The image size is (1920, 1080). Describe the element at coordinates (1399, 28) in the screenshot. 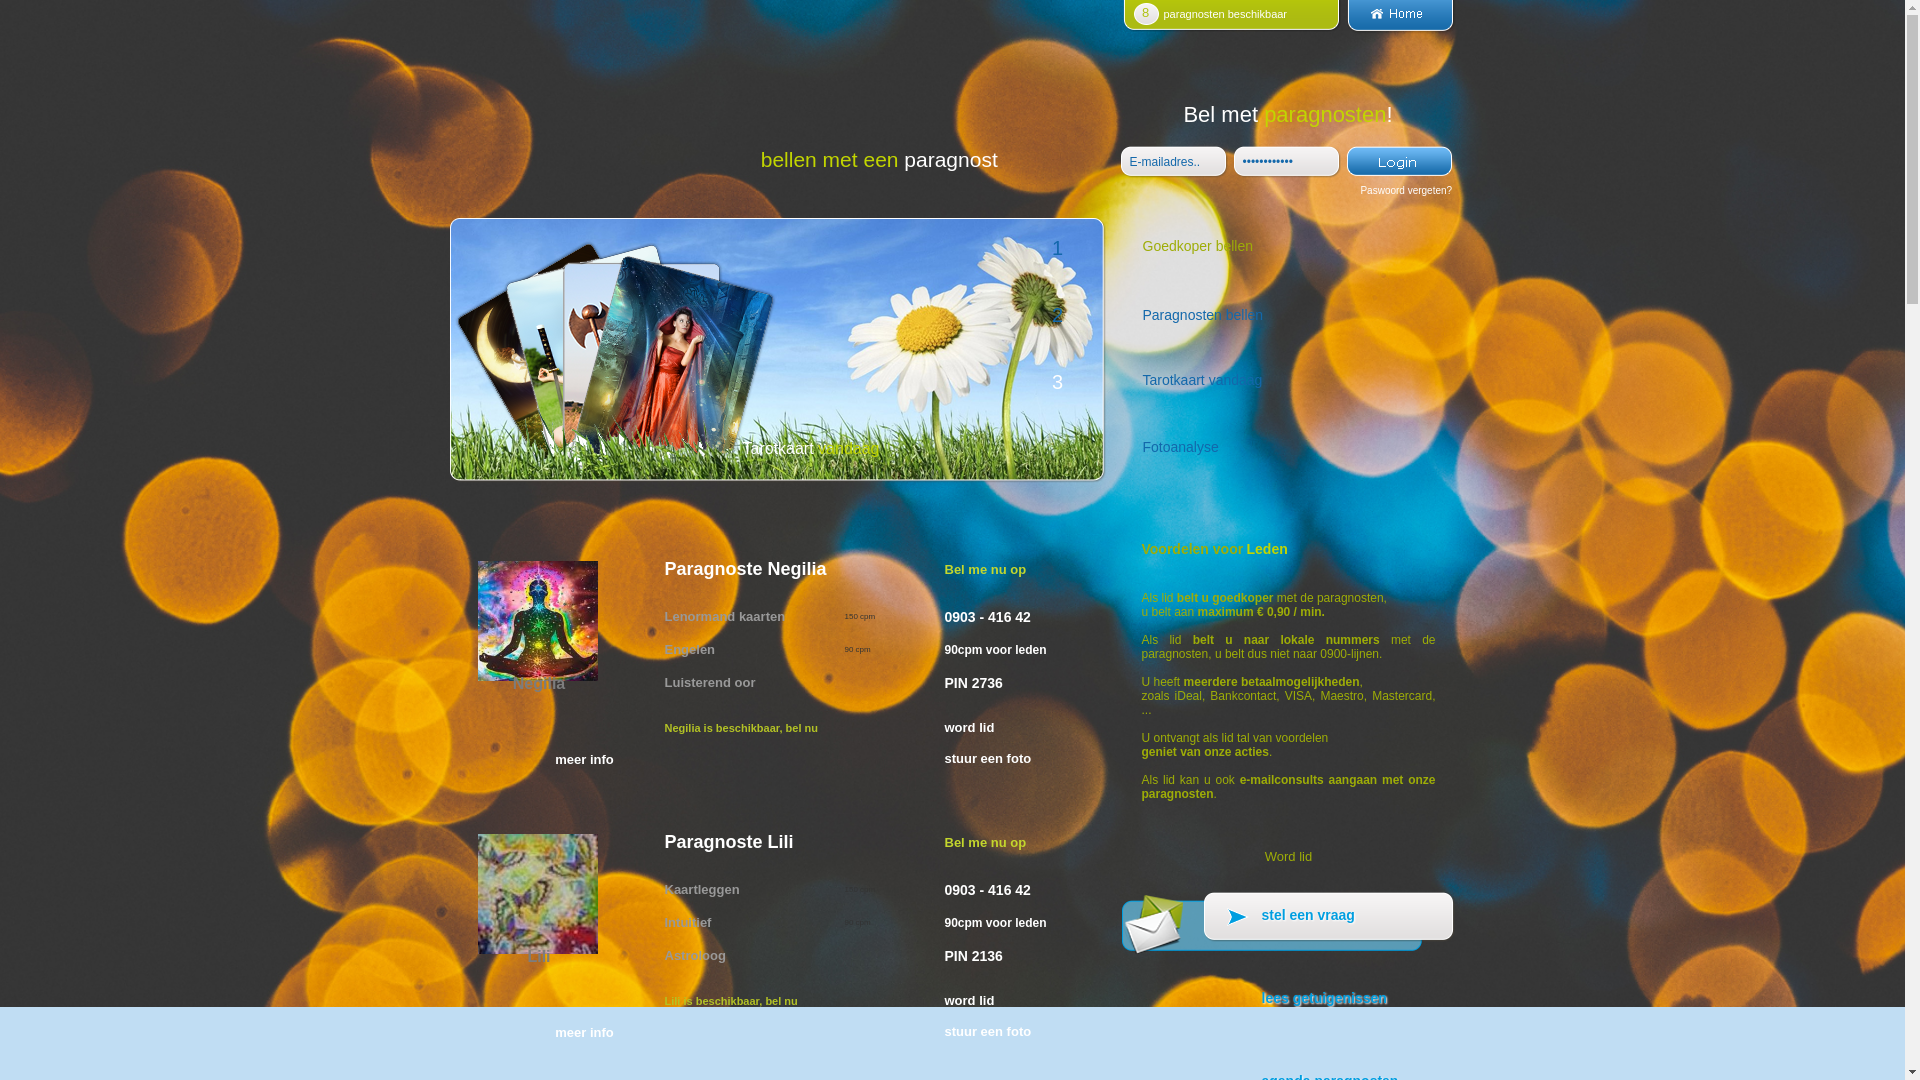

I see `'Home bellenparagnost.be - Bellen met een paragnost'` at that location.